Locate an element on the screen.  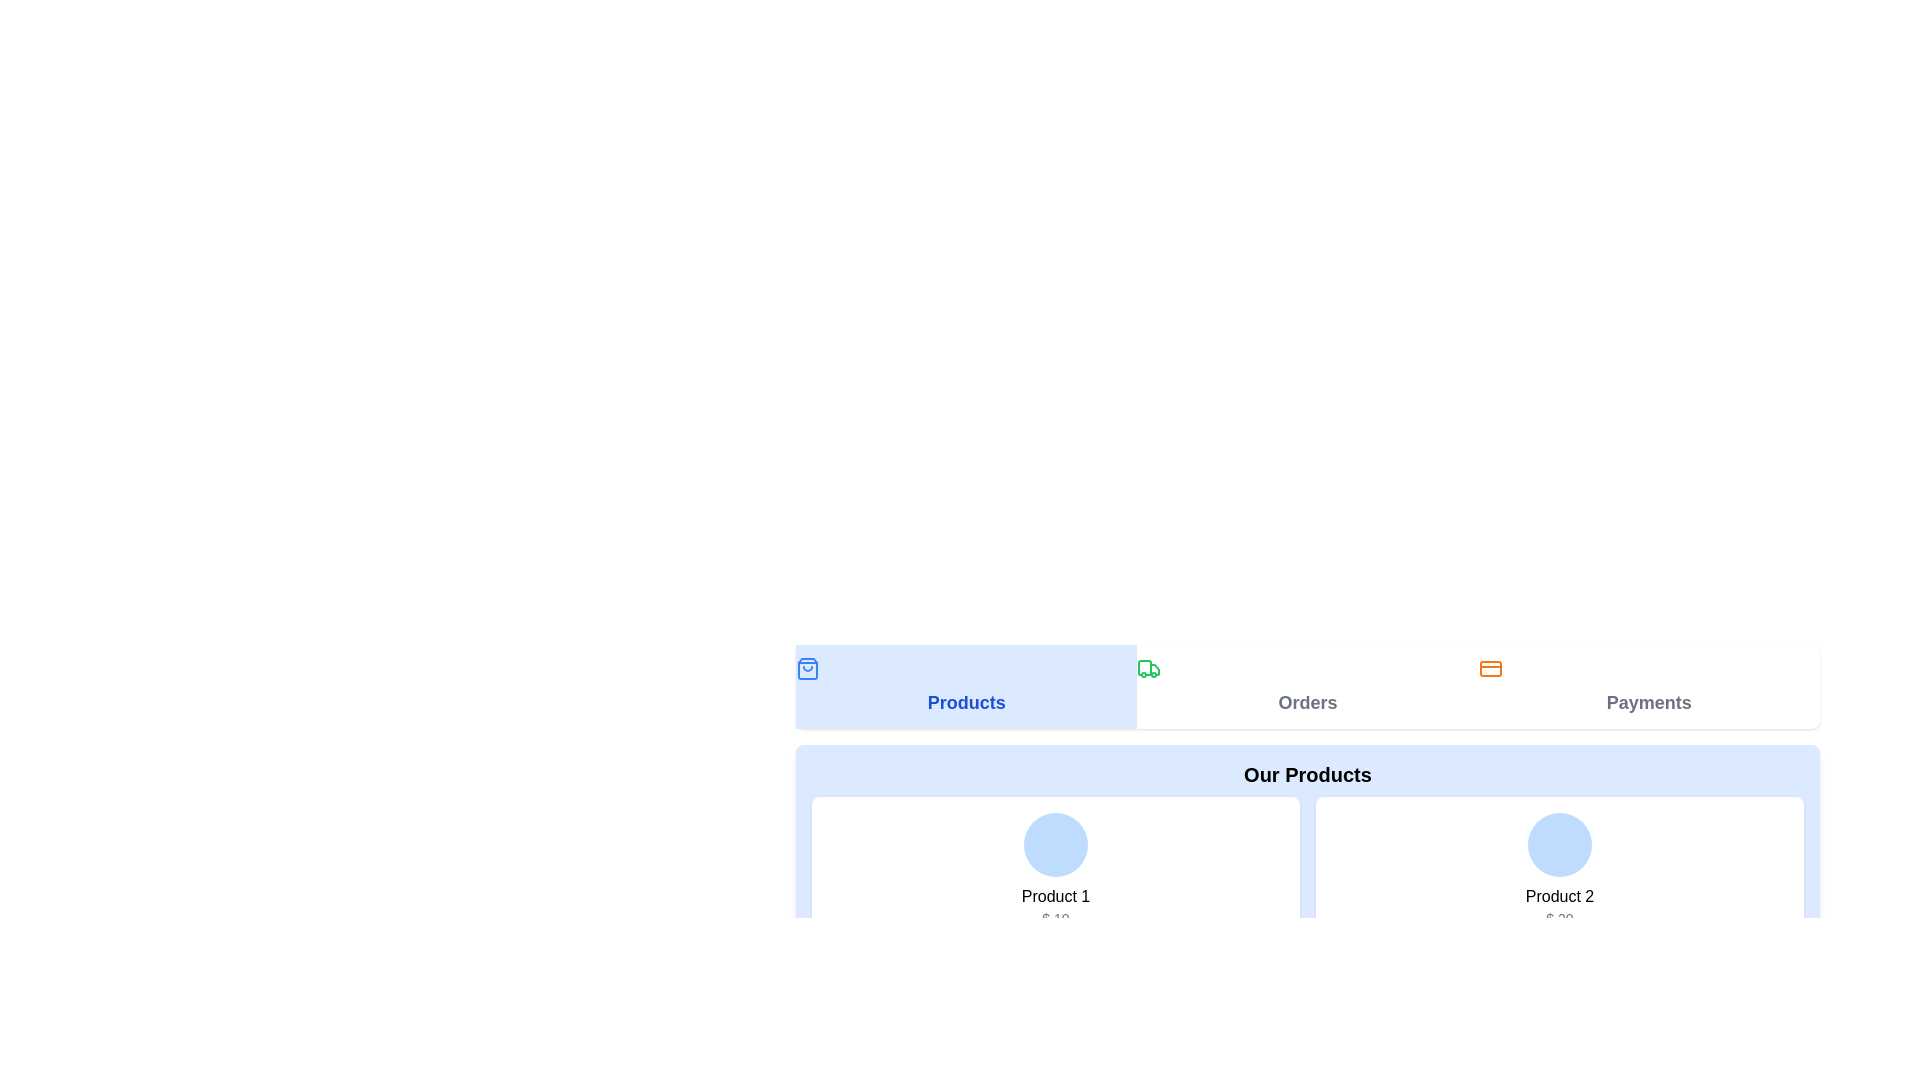
the 'Orders' section of the navigation bar is located at coordinates (1308, 685).